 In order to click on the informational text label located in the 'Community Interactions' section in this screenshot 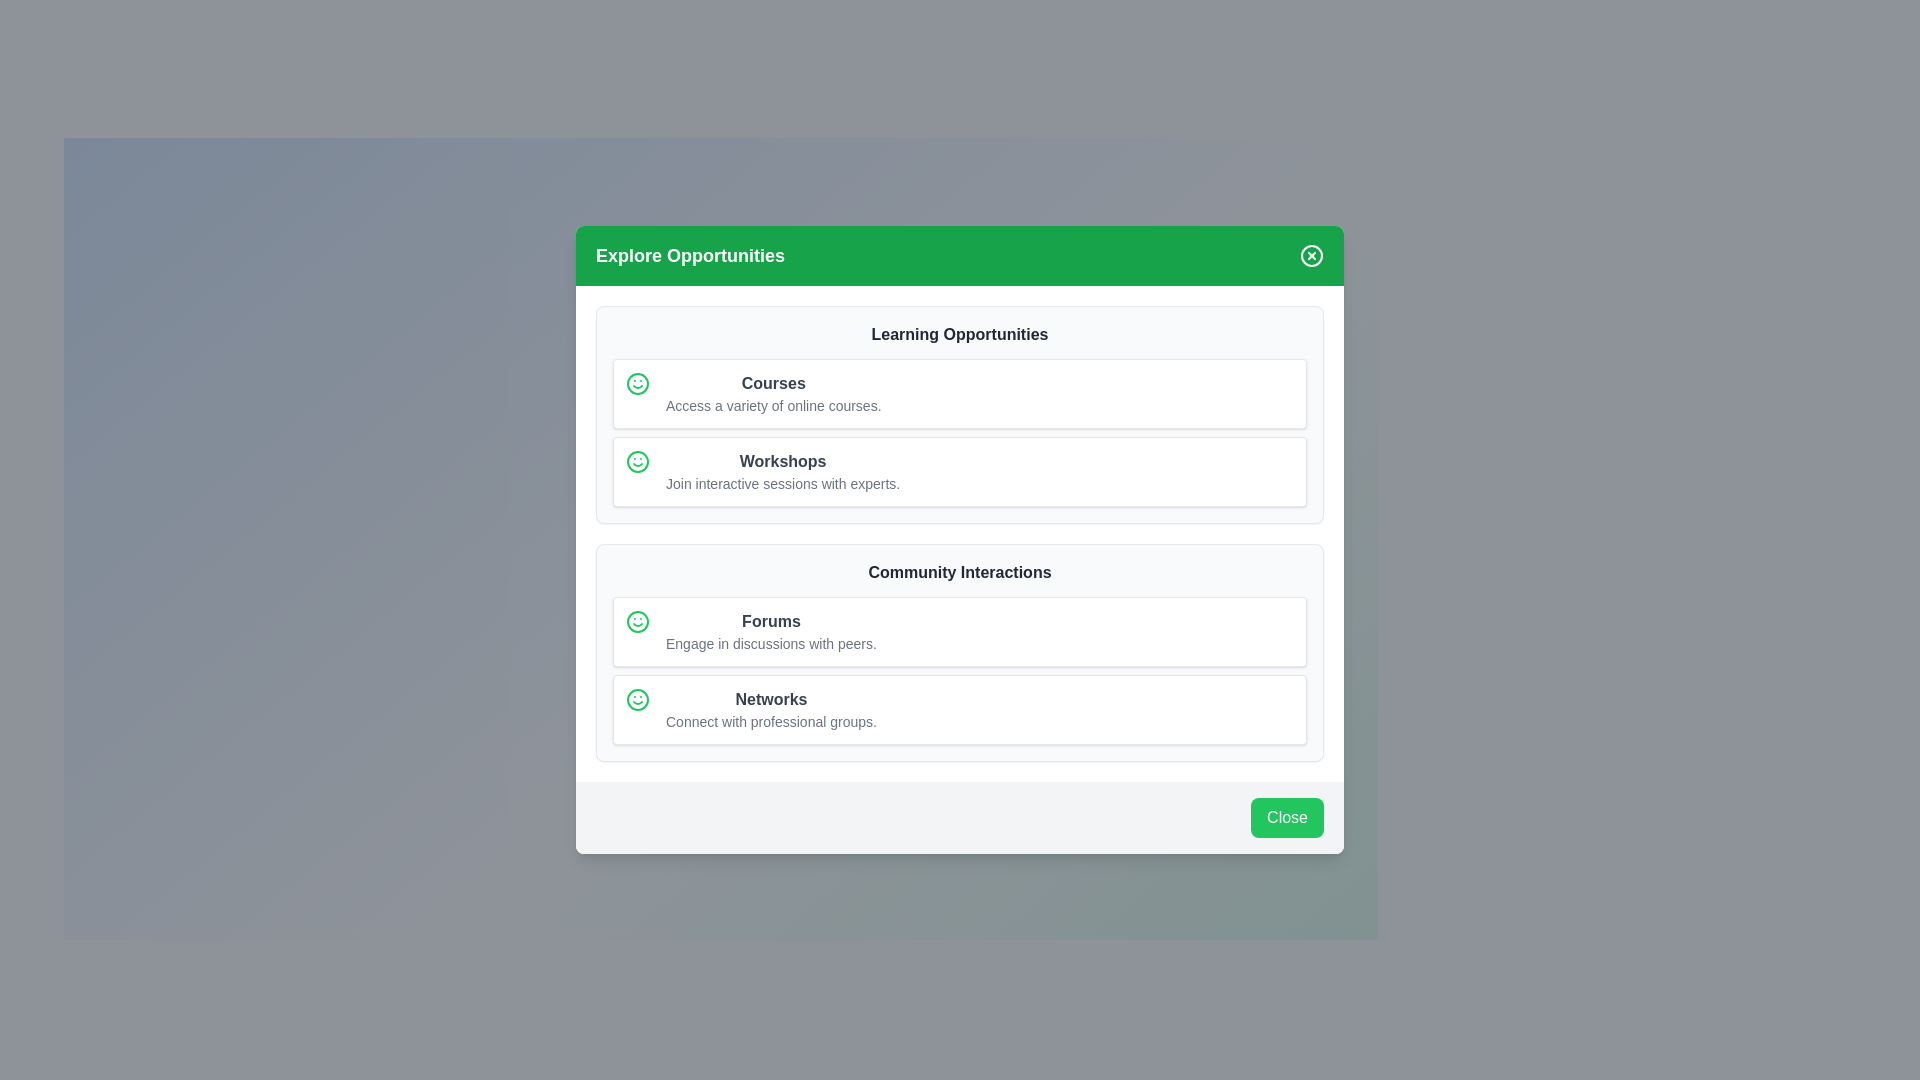, I will do `click(770, 708)`.